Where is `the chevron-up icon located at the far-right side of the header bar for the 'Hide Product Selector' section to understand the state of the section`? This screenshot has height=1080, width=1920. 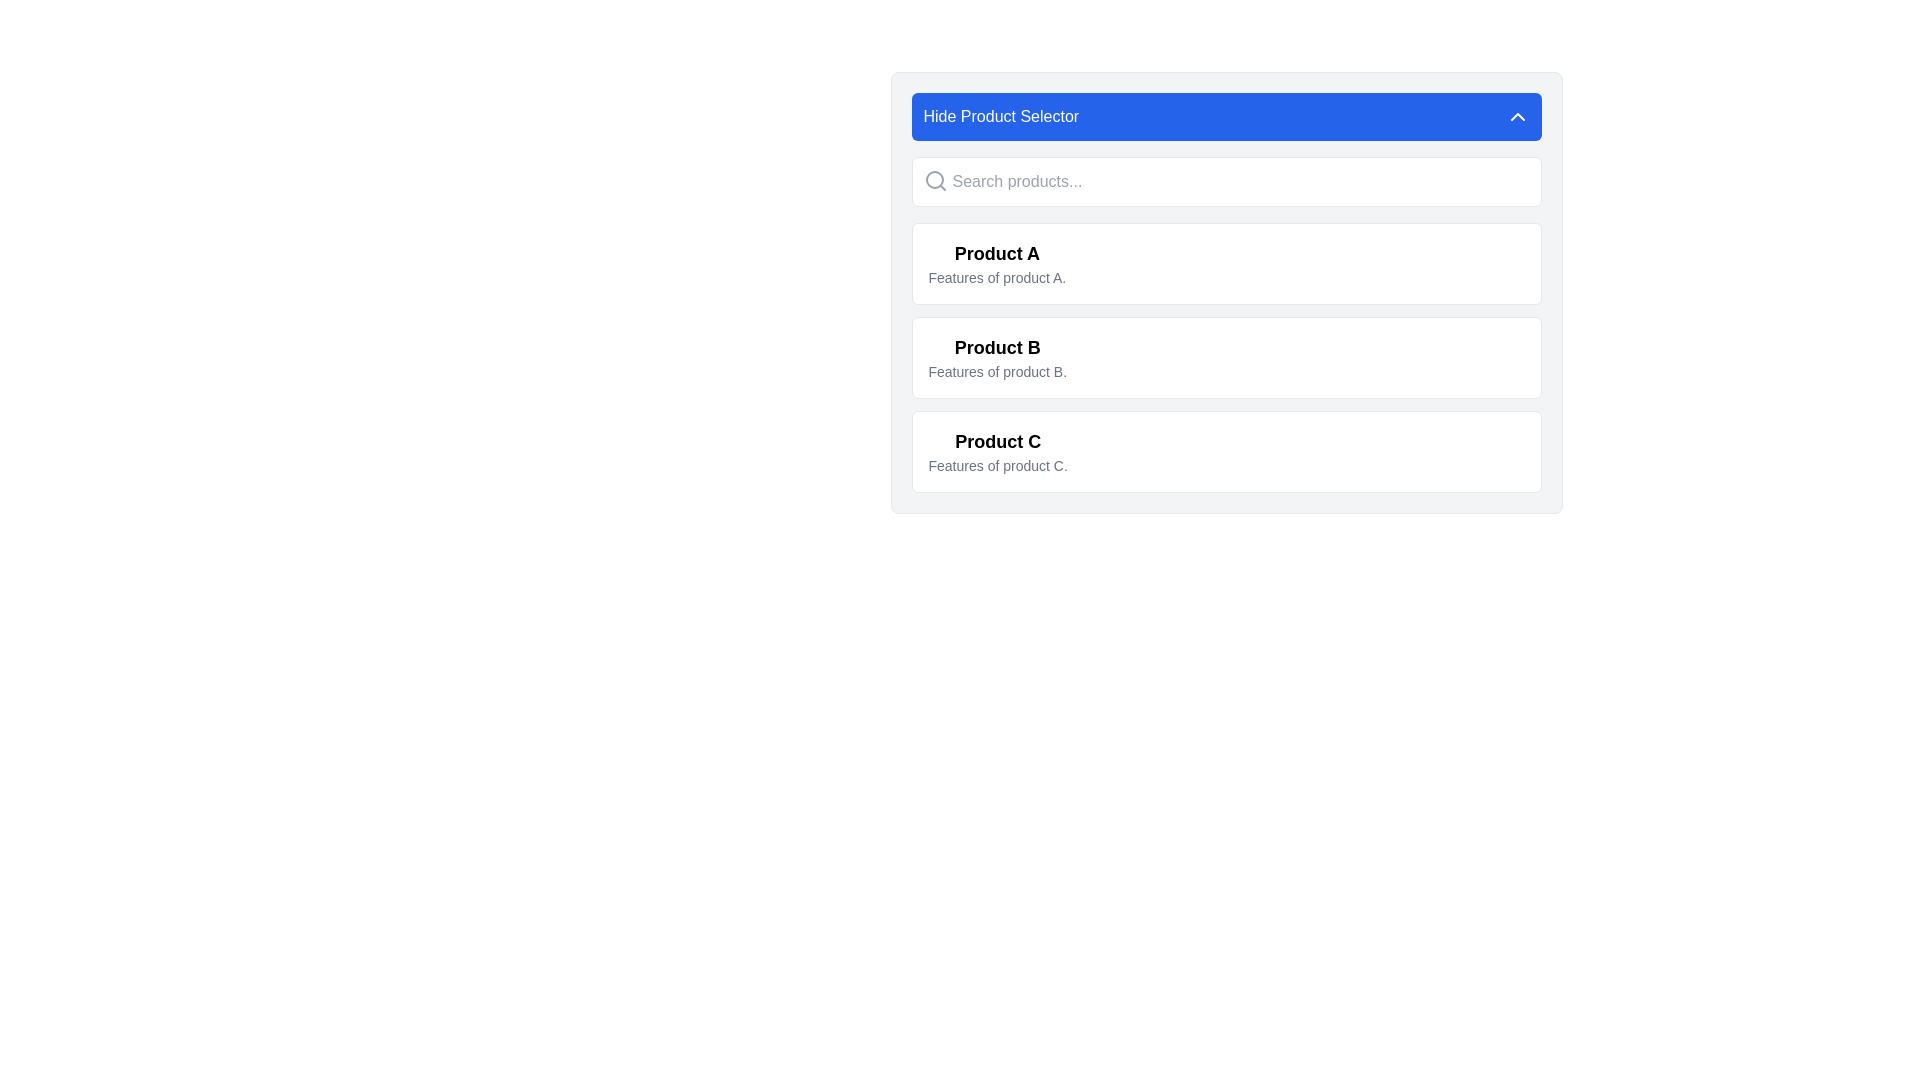
the chevron-up icon located at the far-right side of the header bar for the 'Hide Product Selector' section to understand the state of the section is located at coordinates (1517, 116).